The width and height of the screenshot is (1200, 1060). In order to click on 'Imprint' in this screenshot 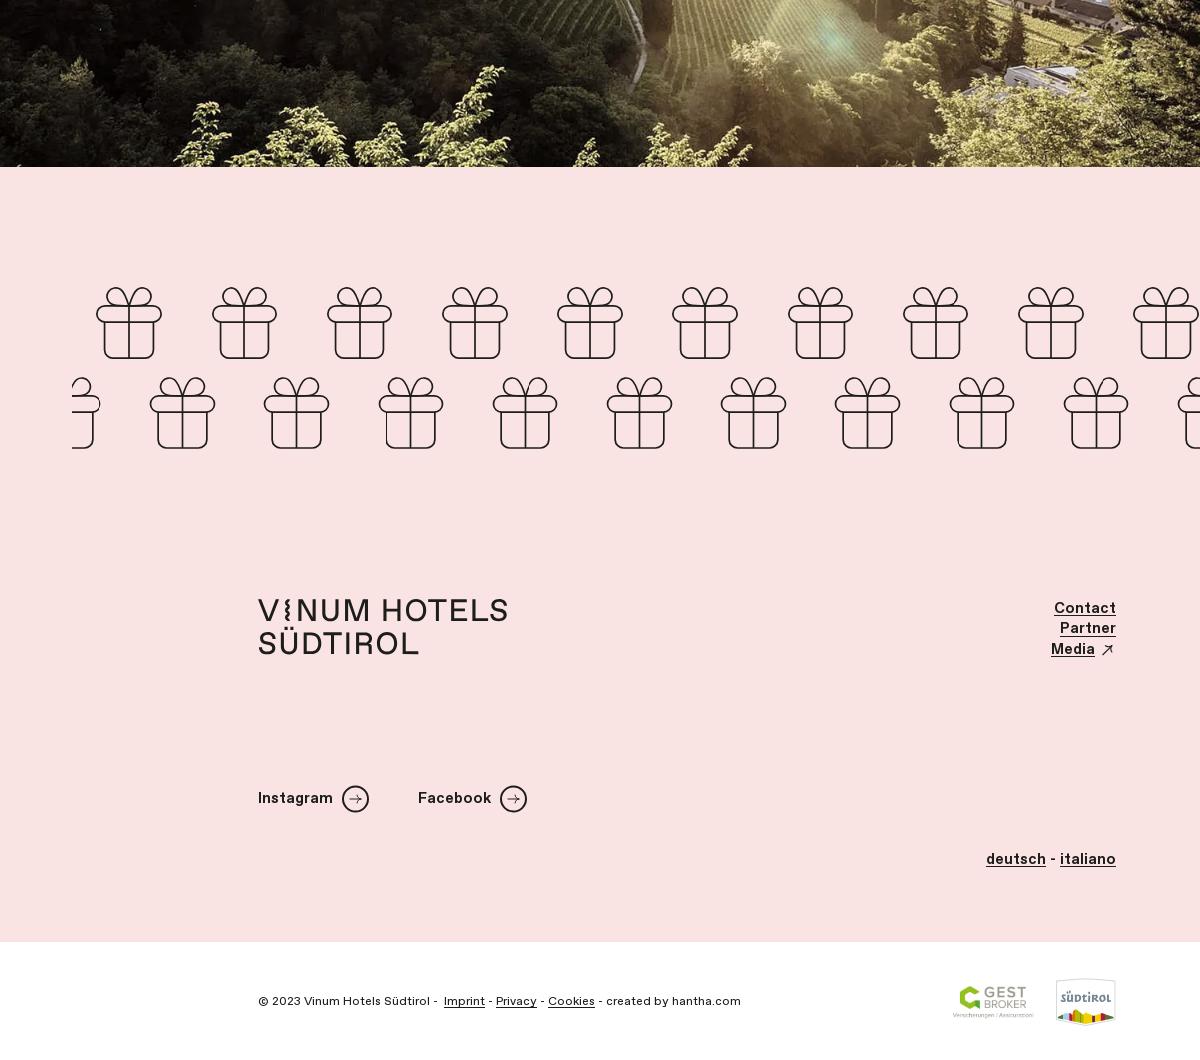, I will do `click(444, 999)`.